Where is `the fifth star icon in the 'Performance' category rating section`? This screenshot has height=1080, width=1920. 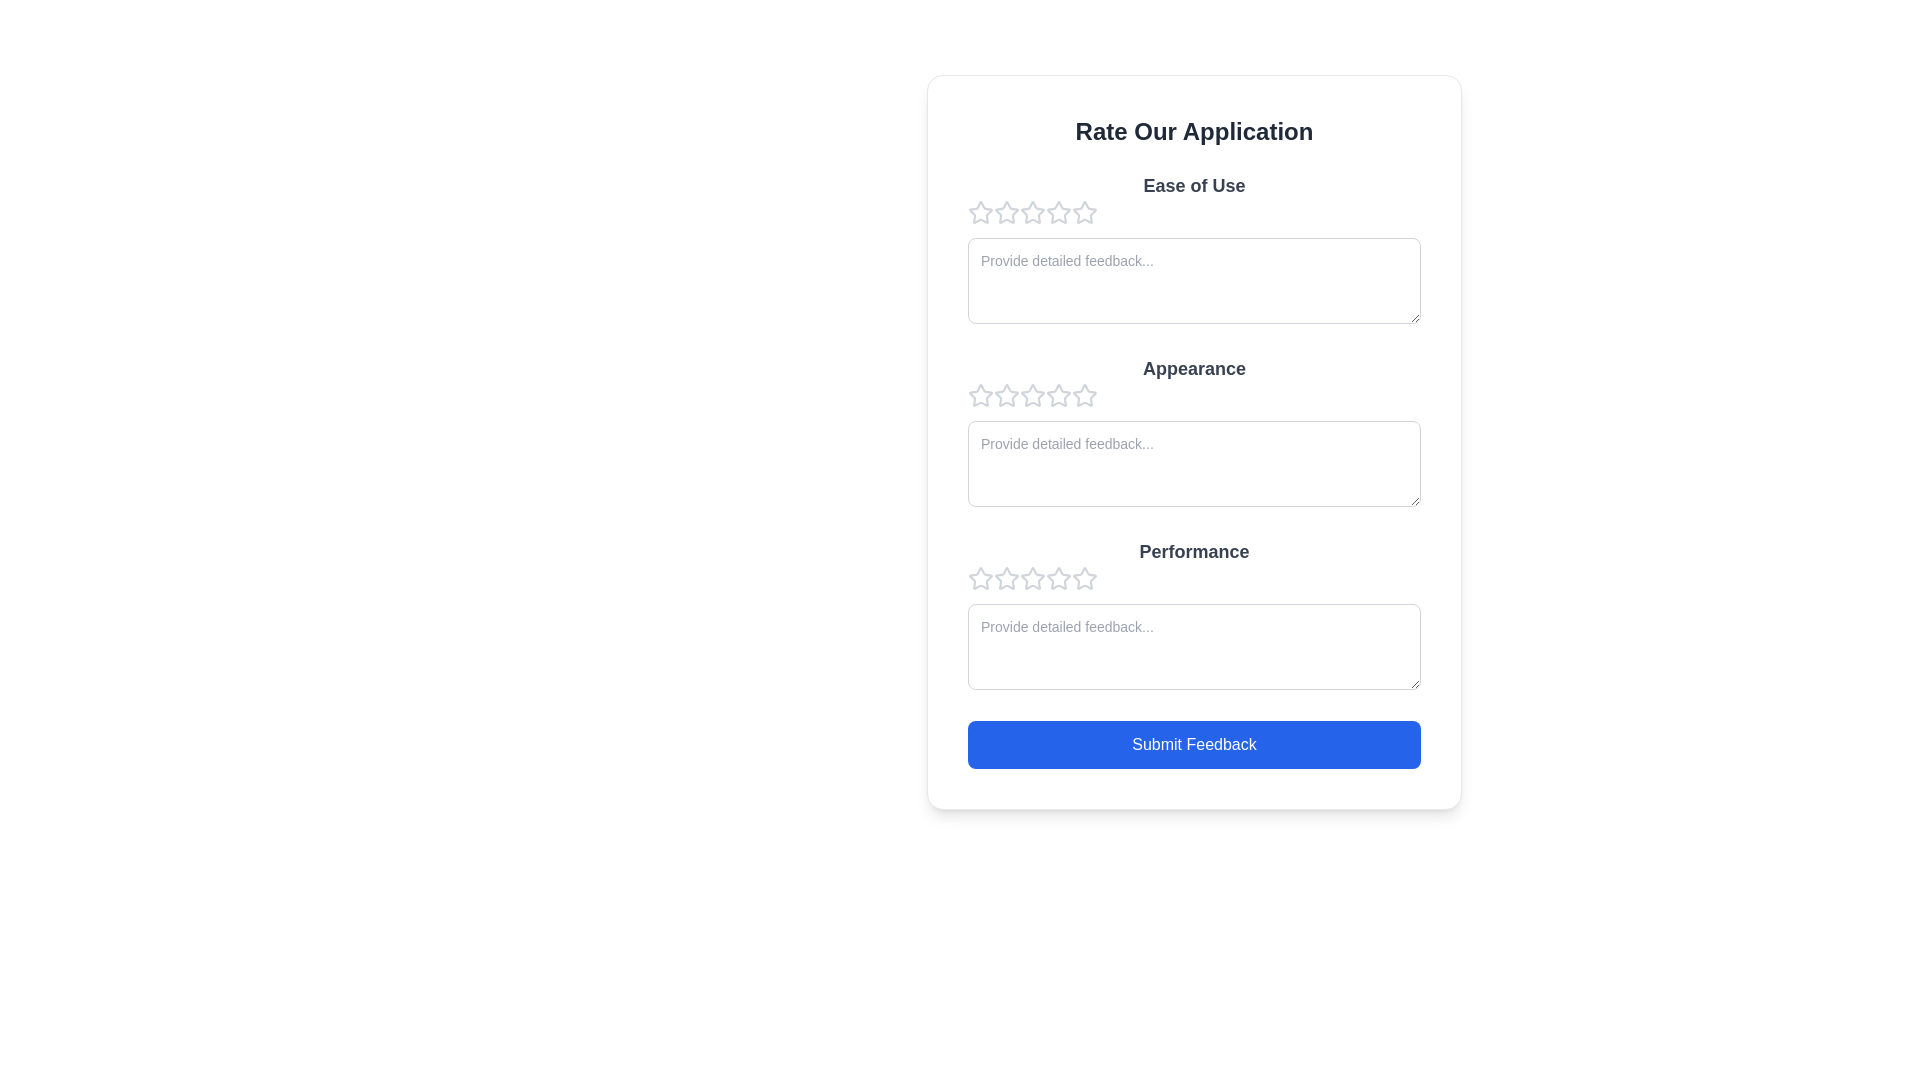 the fifth star icon in the 'Performance' category rating section is located at coordinates (1058, 578).